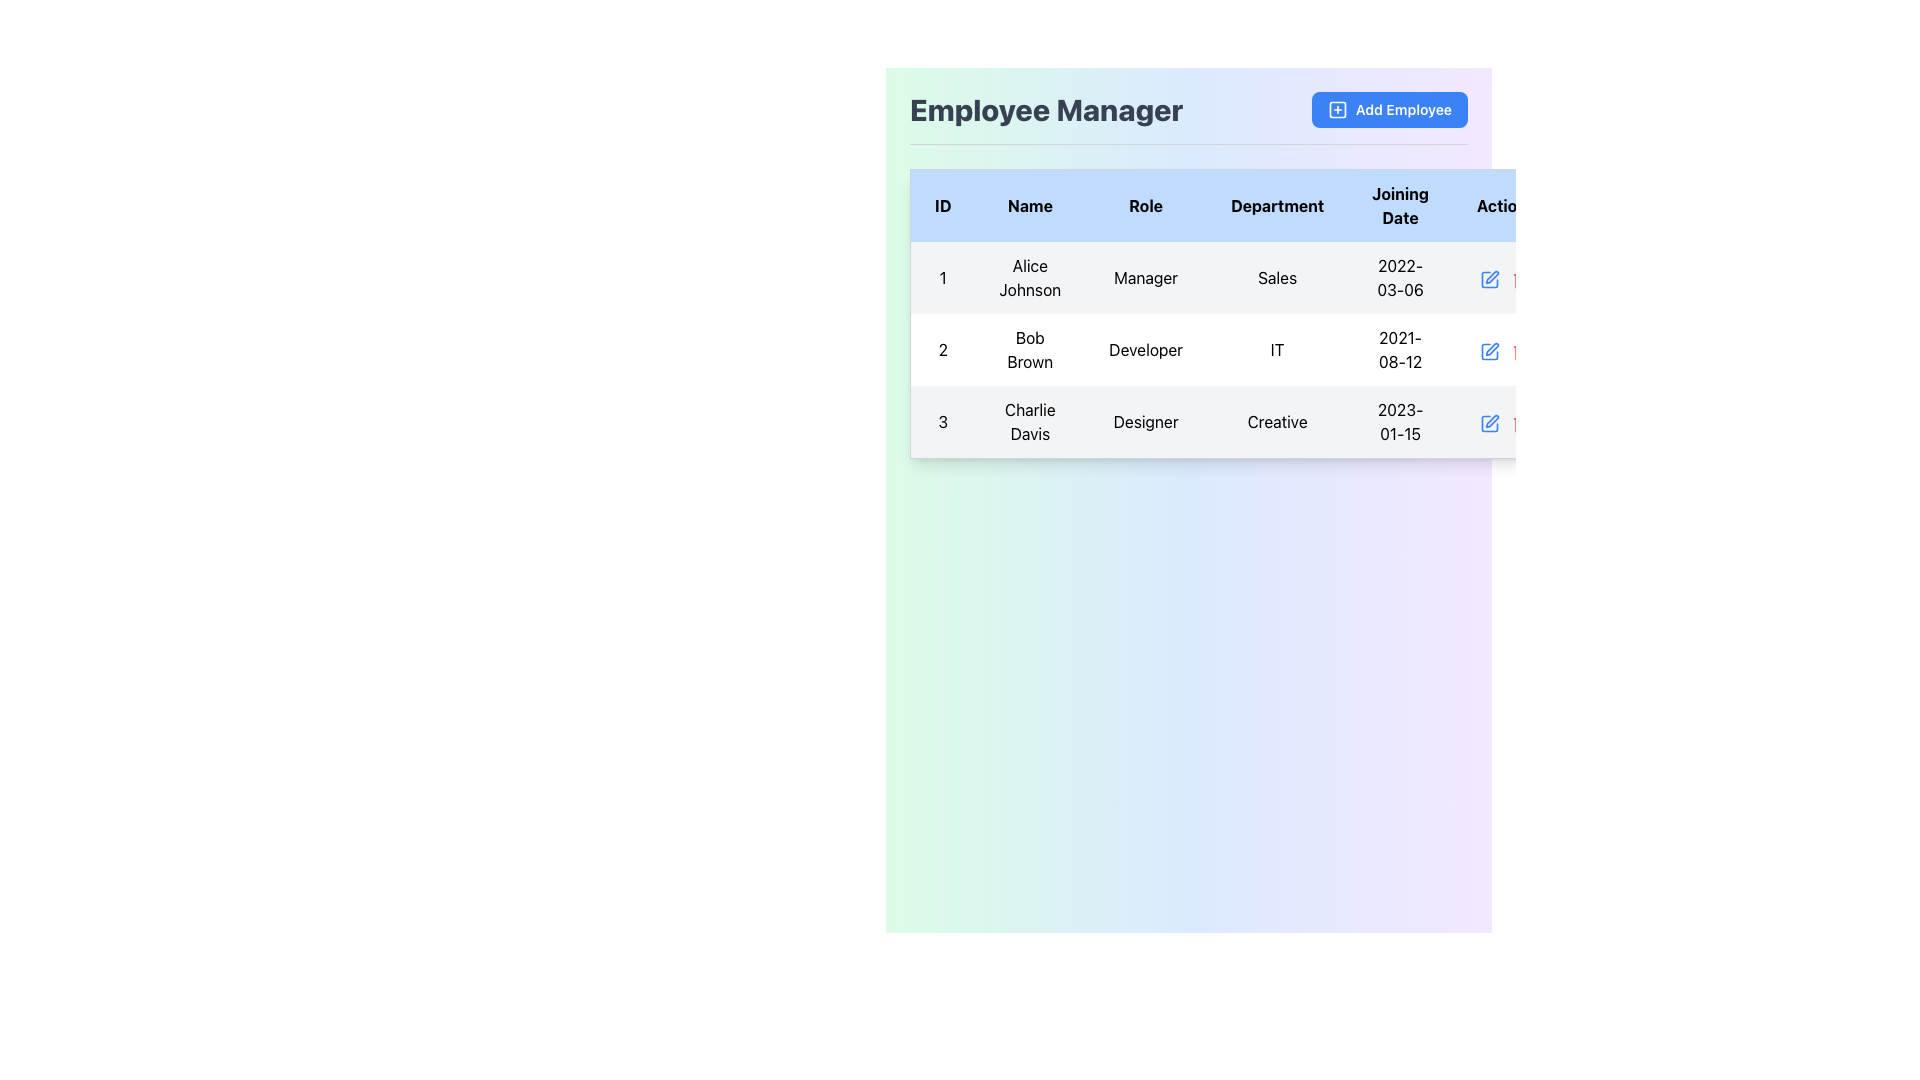  I want to click on the editing icon located in the 'Action' column of the second row in the 'Employee Manager' table, so click(1492, 347).